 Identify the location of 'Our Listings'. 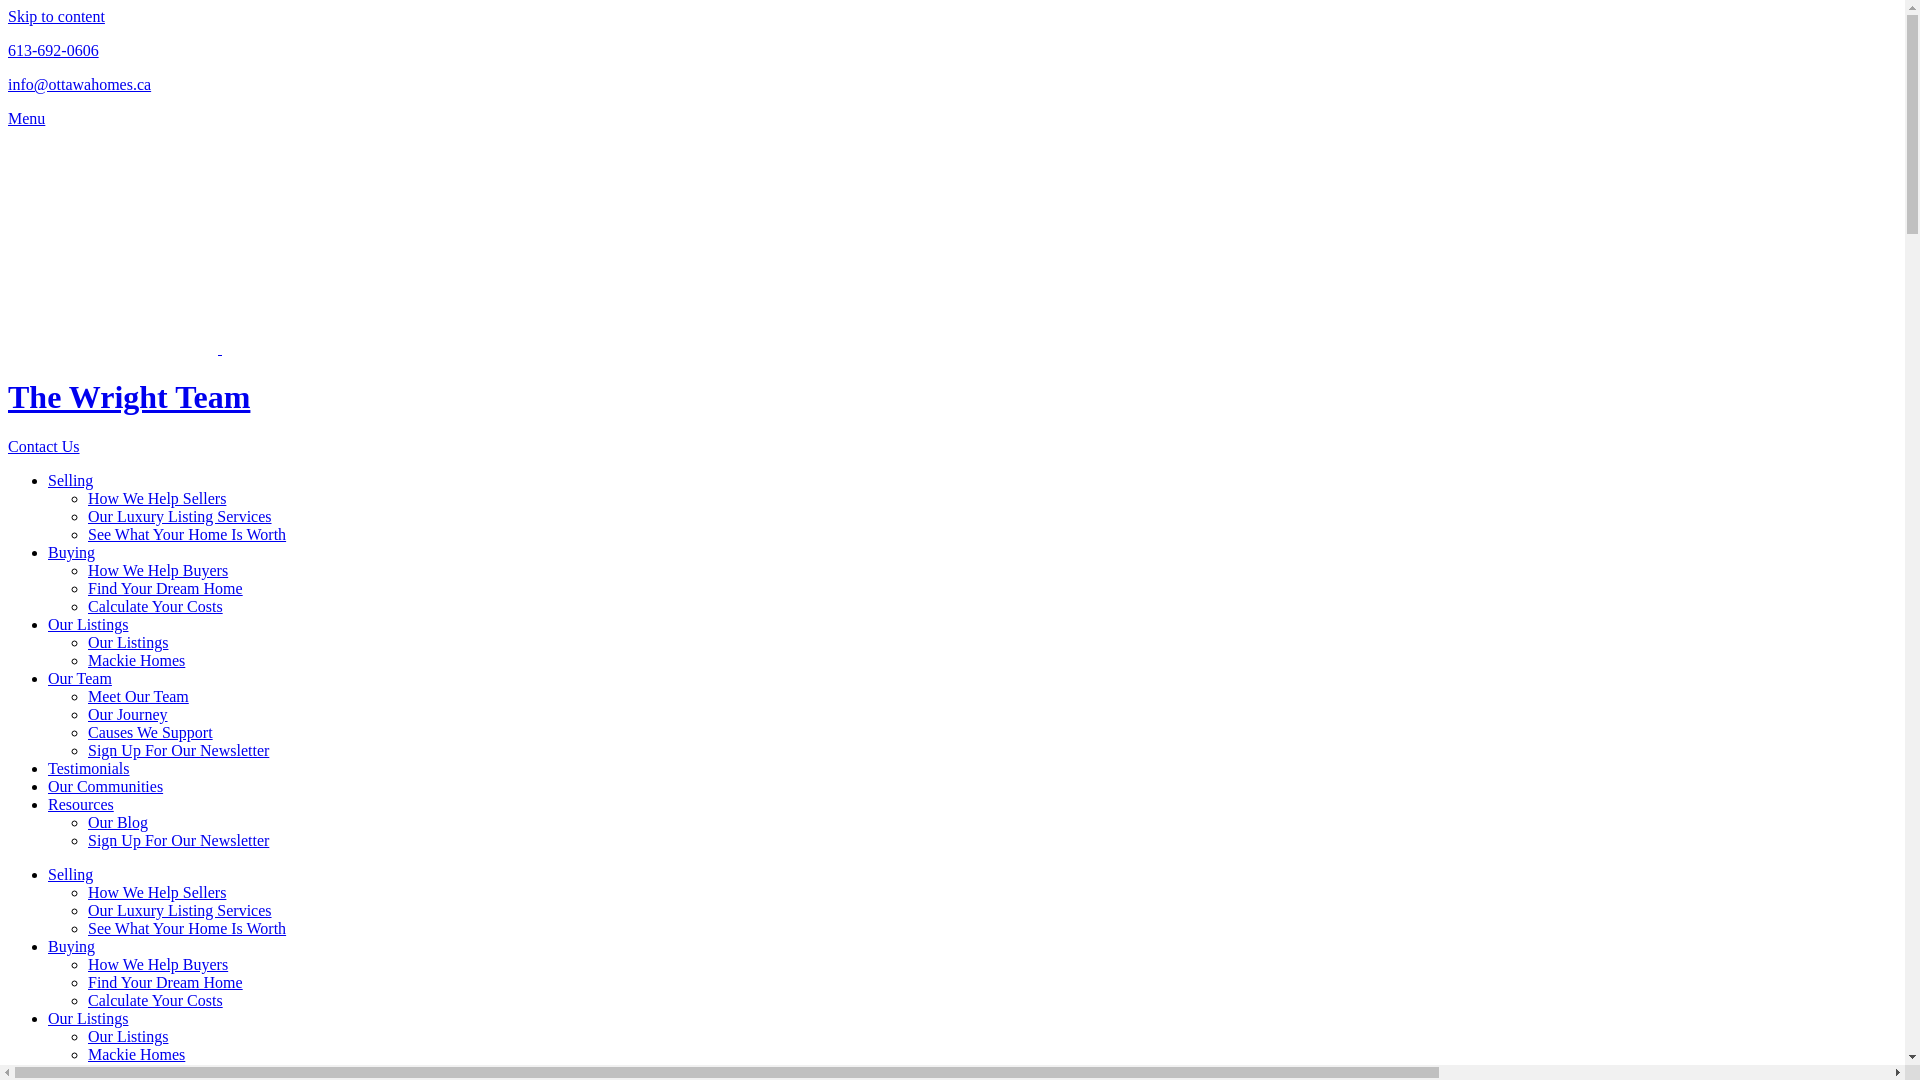
(86, 642).